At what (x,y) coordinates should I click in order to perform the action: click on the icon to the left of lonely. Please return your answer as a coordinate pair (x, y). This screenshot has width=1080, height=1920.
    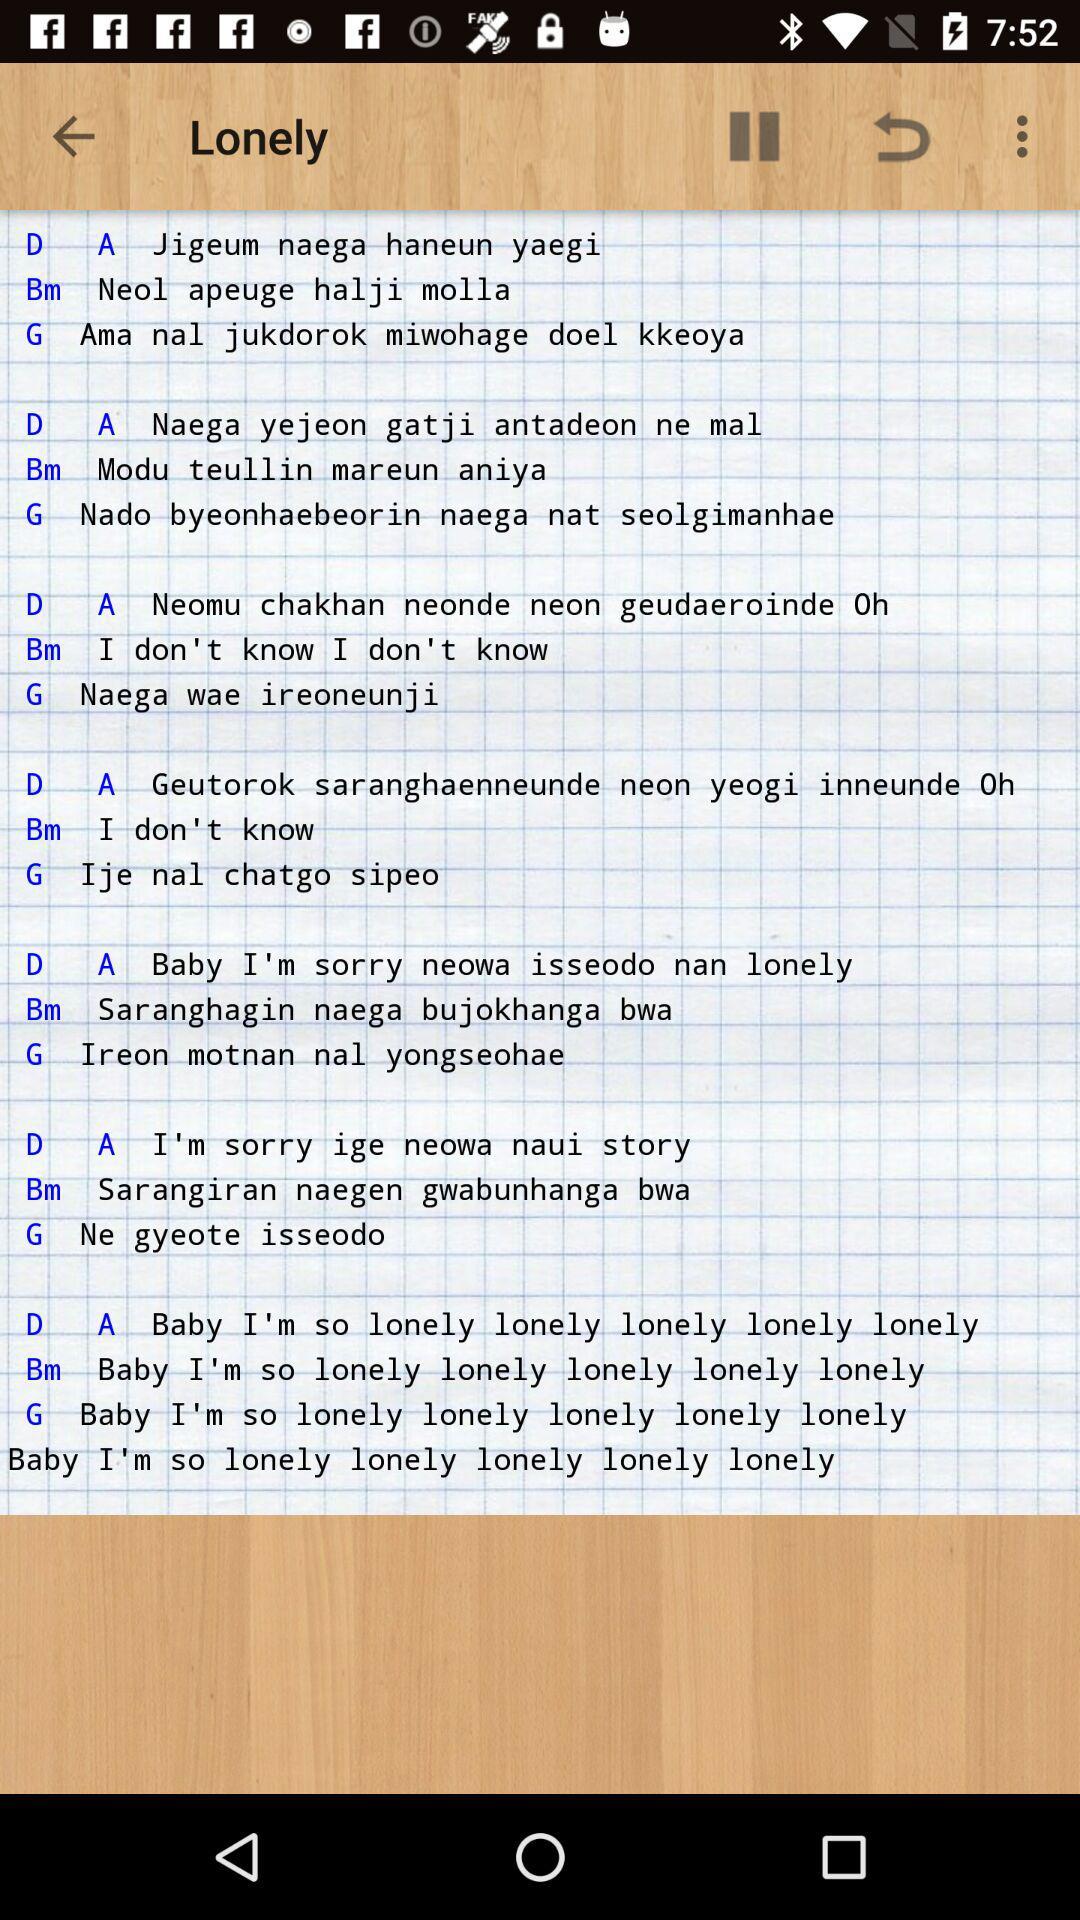
    Looking at the image, I should click on (72, 135).